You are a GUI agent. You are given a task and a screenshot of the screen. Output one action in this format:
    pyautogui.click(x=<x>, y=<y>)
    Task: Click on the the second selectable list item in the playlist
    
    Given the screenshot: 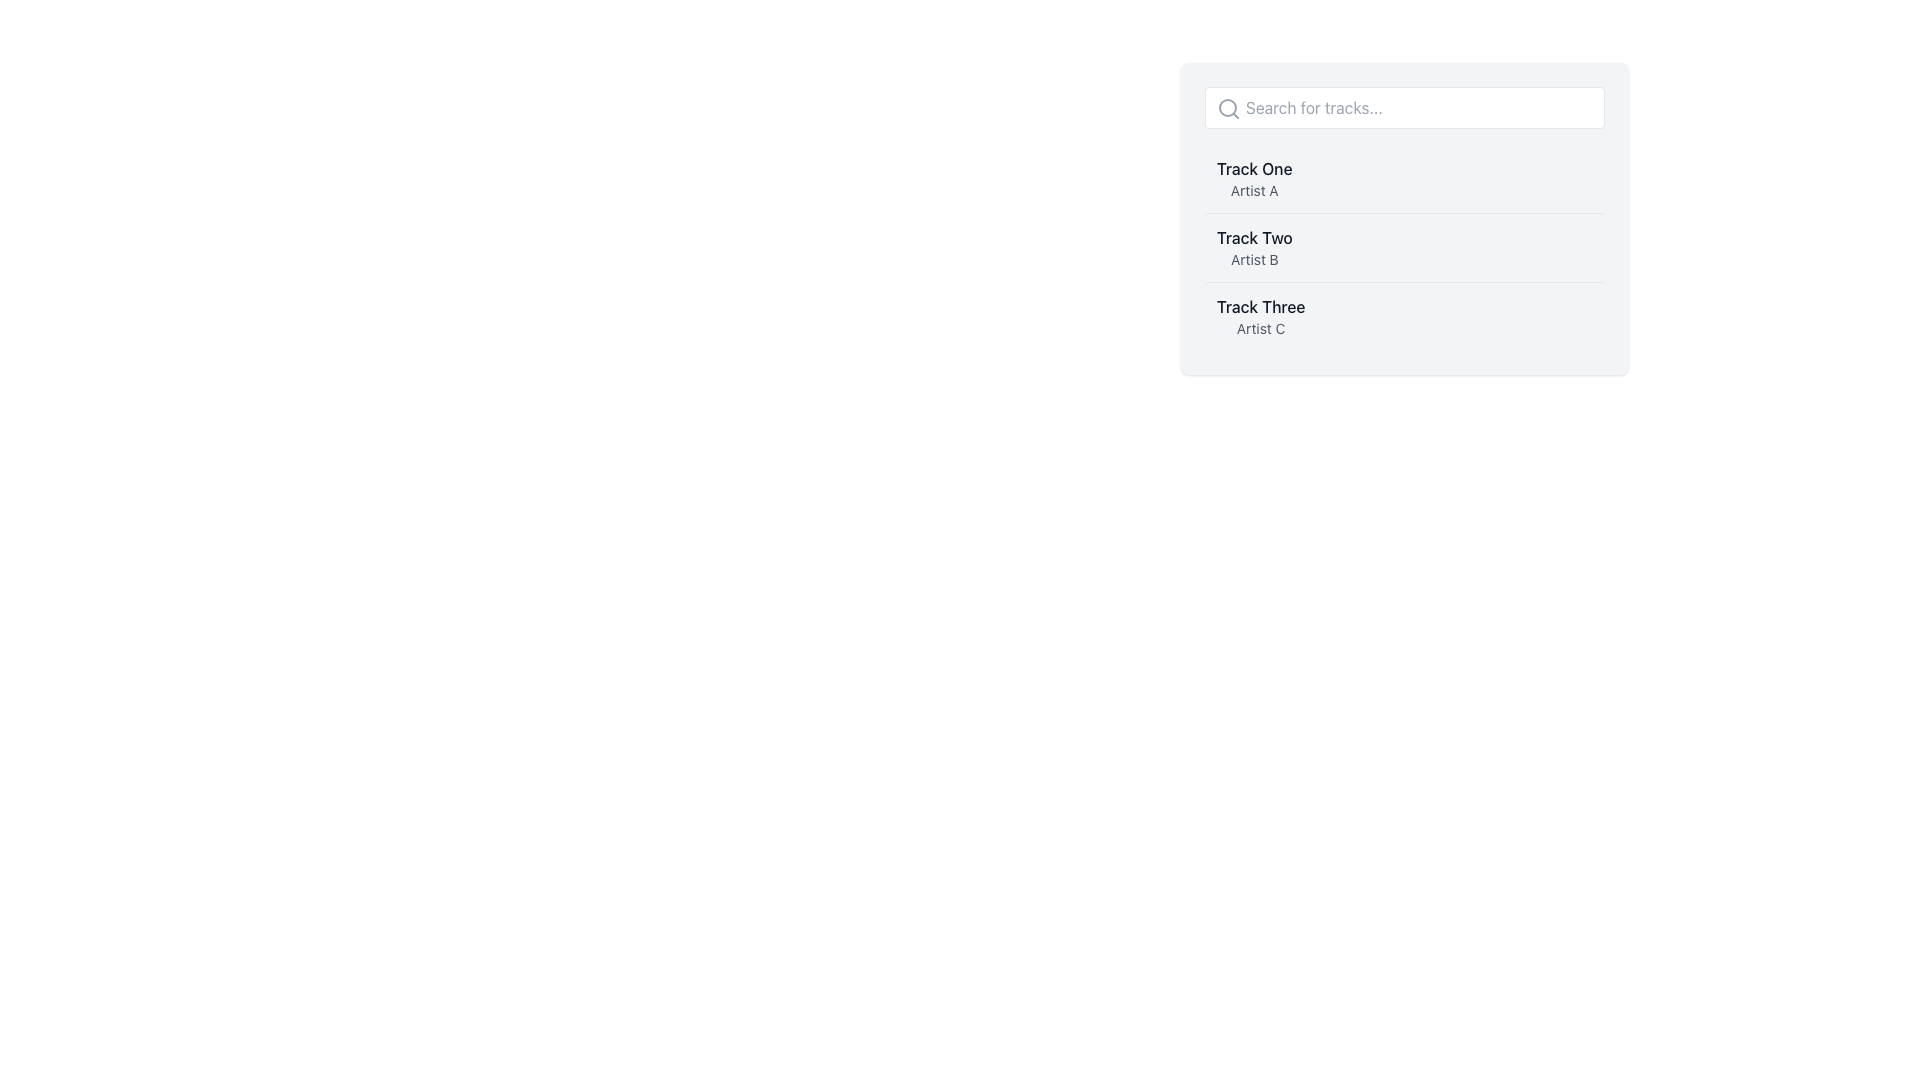 What is the action you would take?
    pyautogui.click(x=1404, y=246)
    